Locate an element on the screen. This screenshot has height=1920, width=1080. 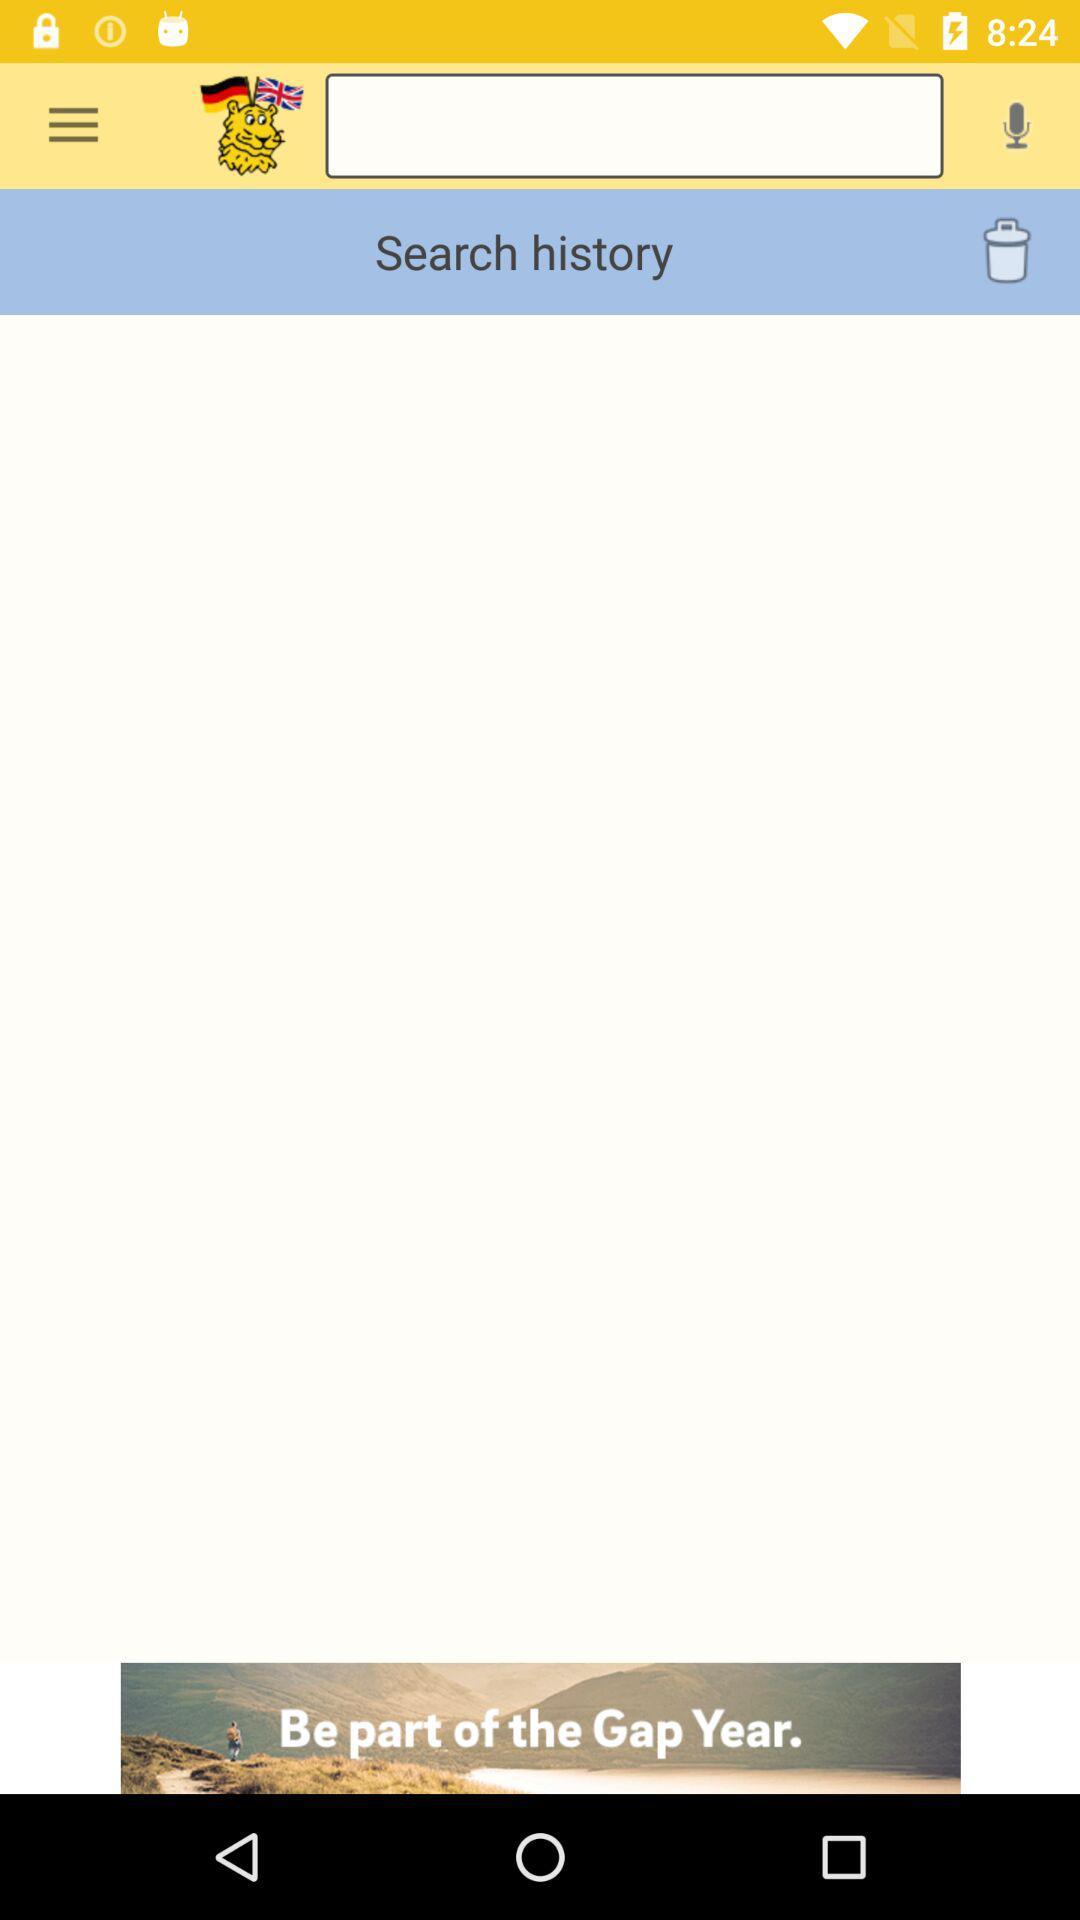
delete option is located at coordinates (1006, 251).